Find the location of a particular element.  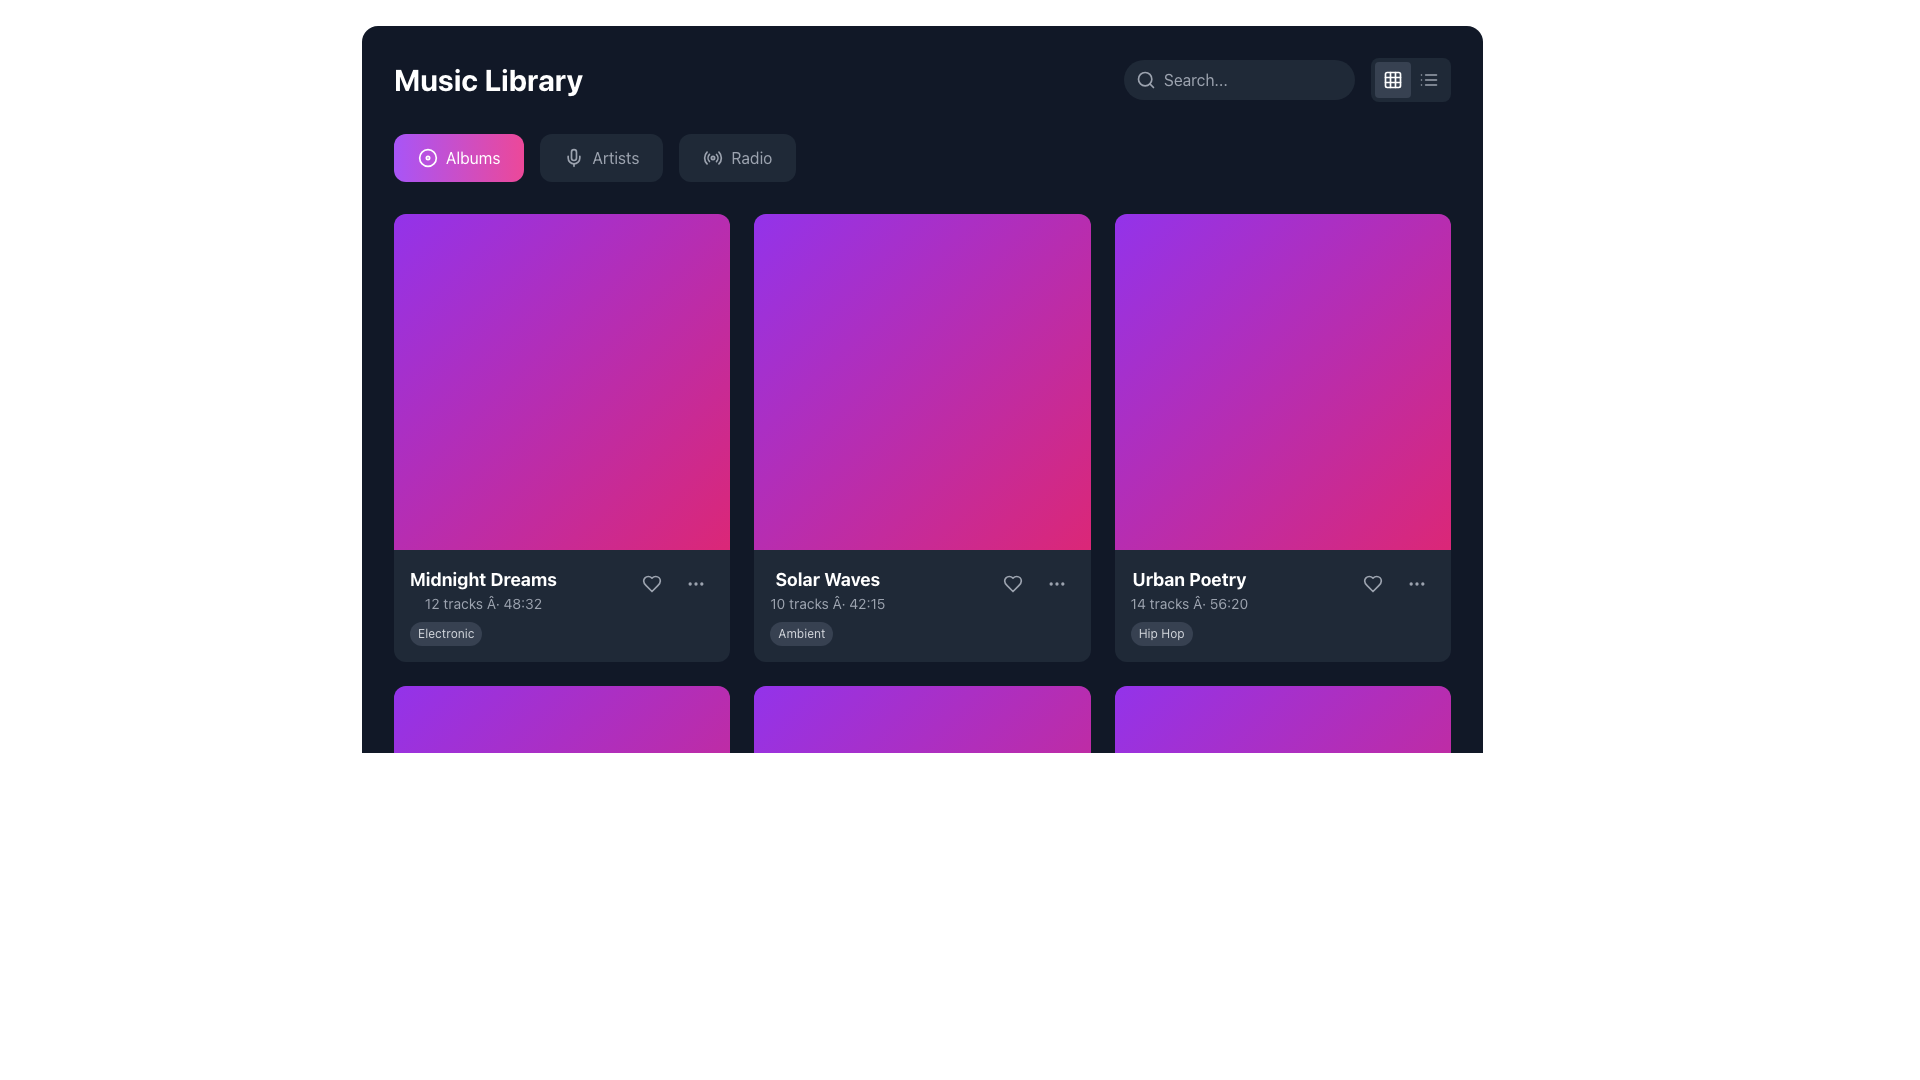

the title text label at the top-center of the second card in the grid layout is located at coordinates (827, 580).